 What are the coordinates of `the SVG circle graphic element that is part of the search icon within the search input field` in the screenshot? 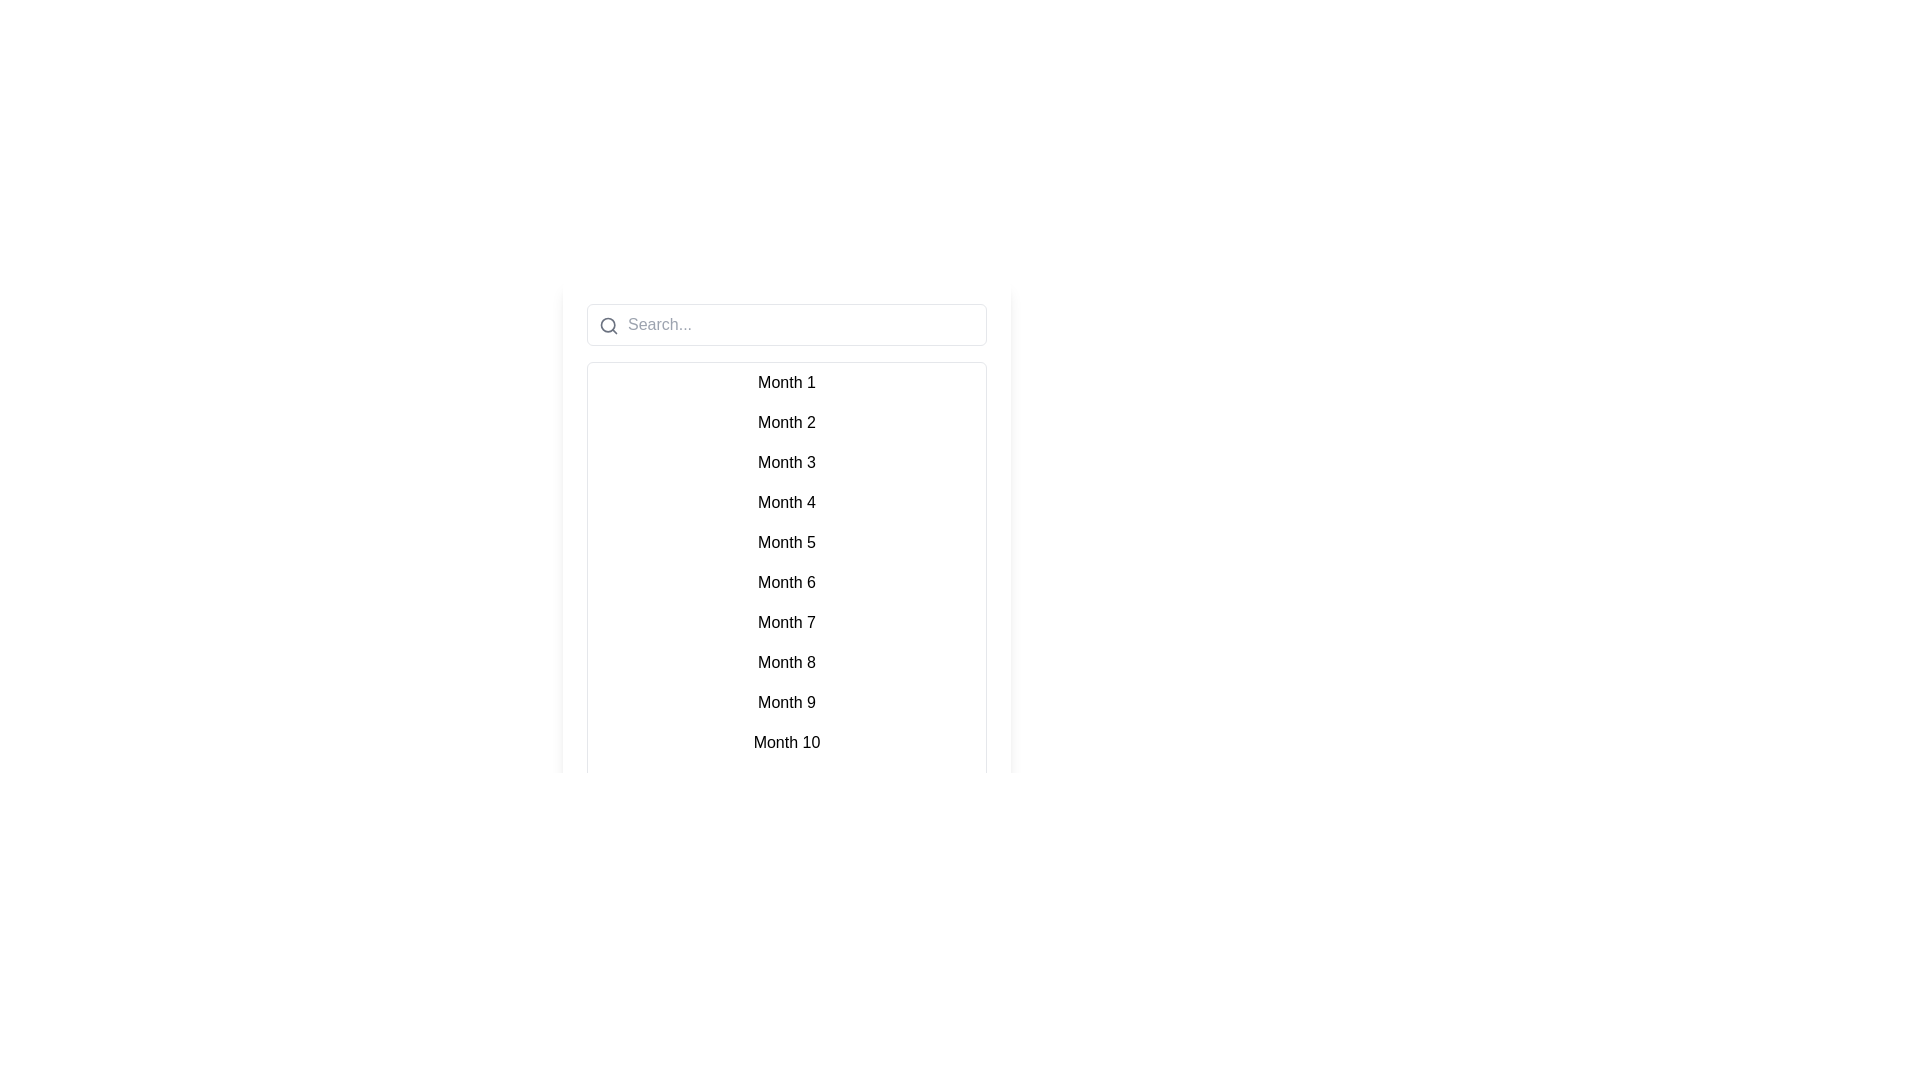 It's located at (607, 324).